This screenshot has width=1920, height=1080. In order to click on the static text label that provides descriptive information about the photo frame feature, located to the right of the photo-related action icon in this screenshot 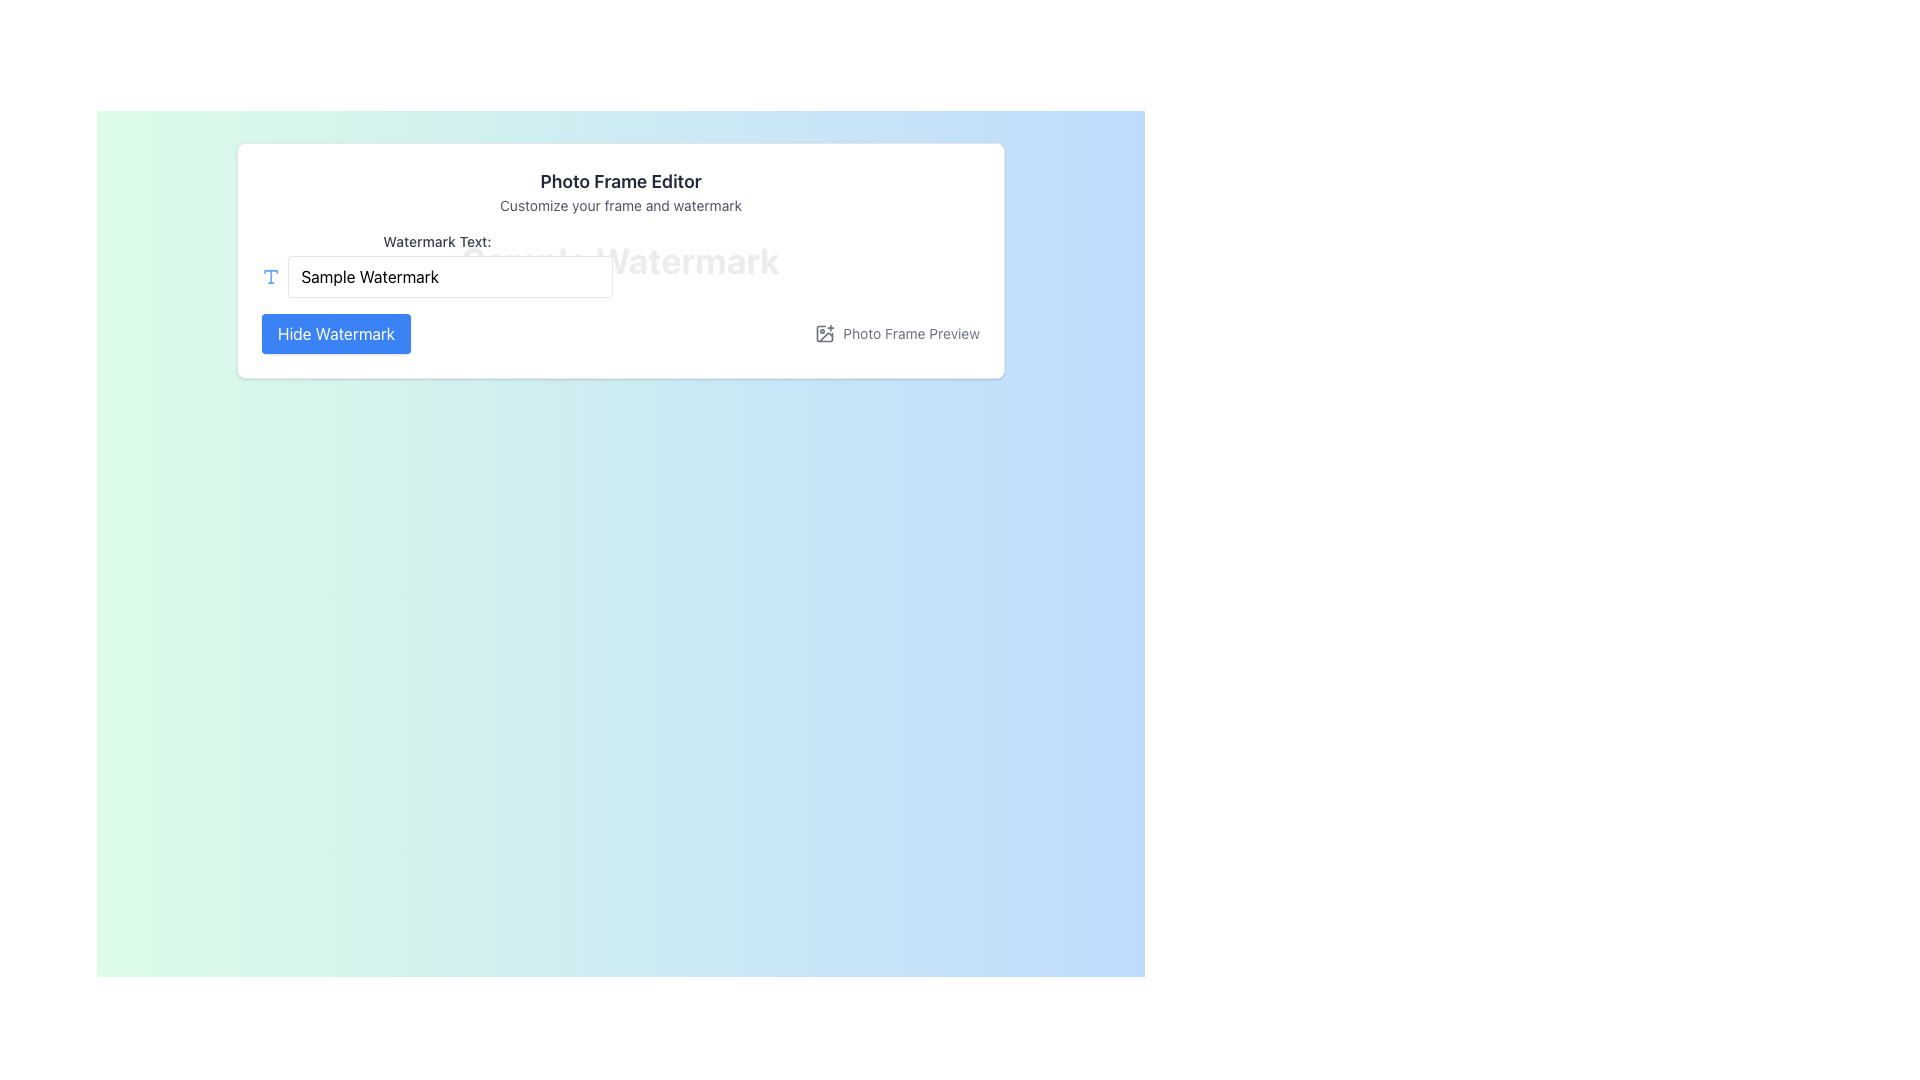, I will do `click(910, 333)`.